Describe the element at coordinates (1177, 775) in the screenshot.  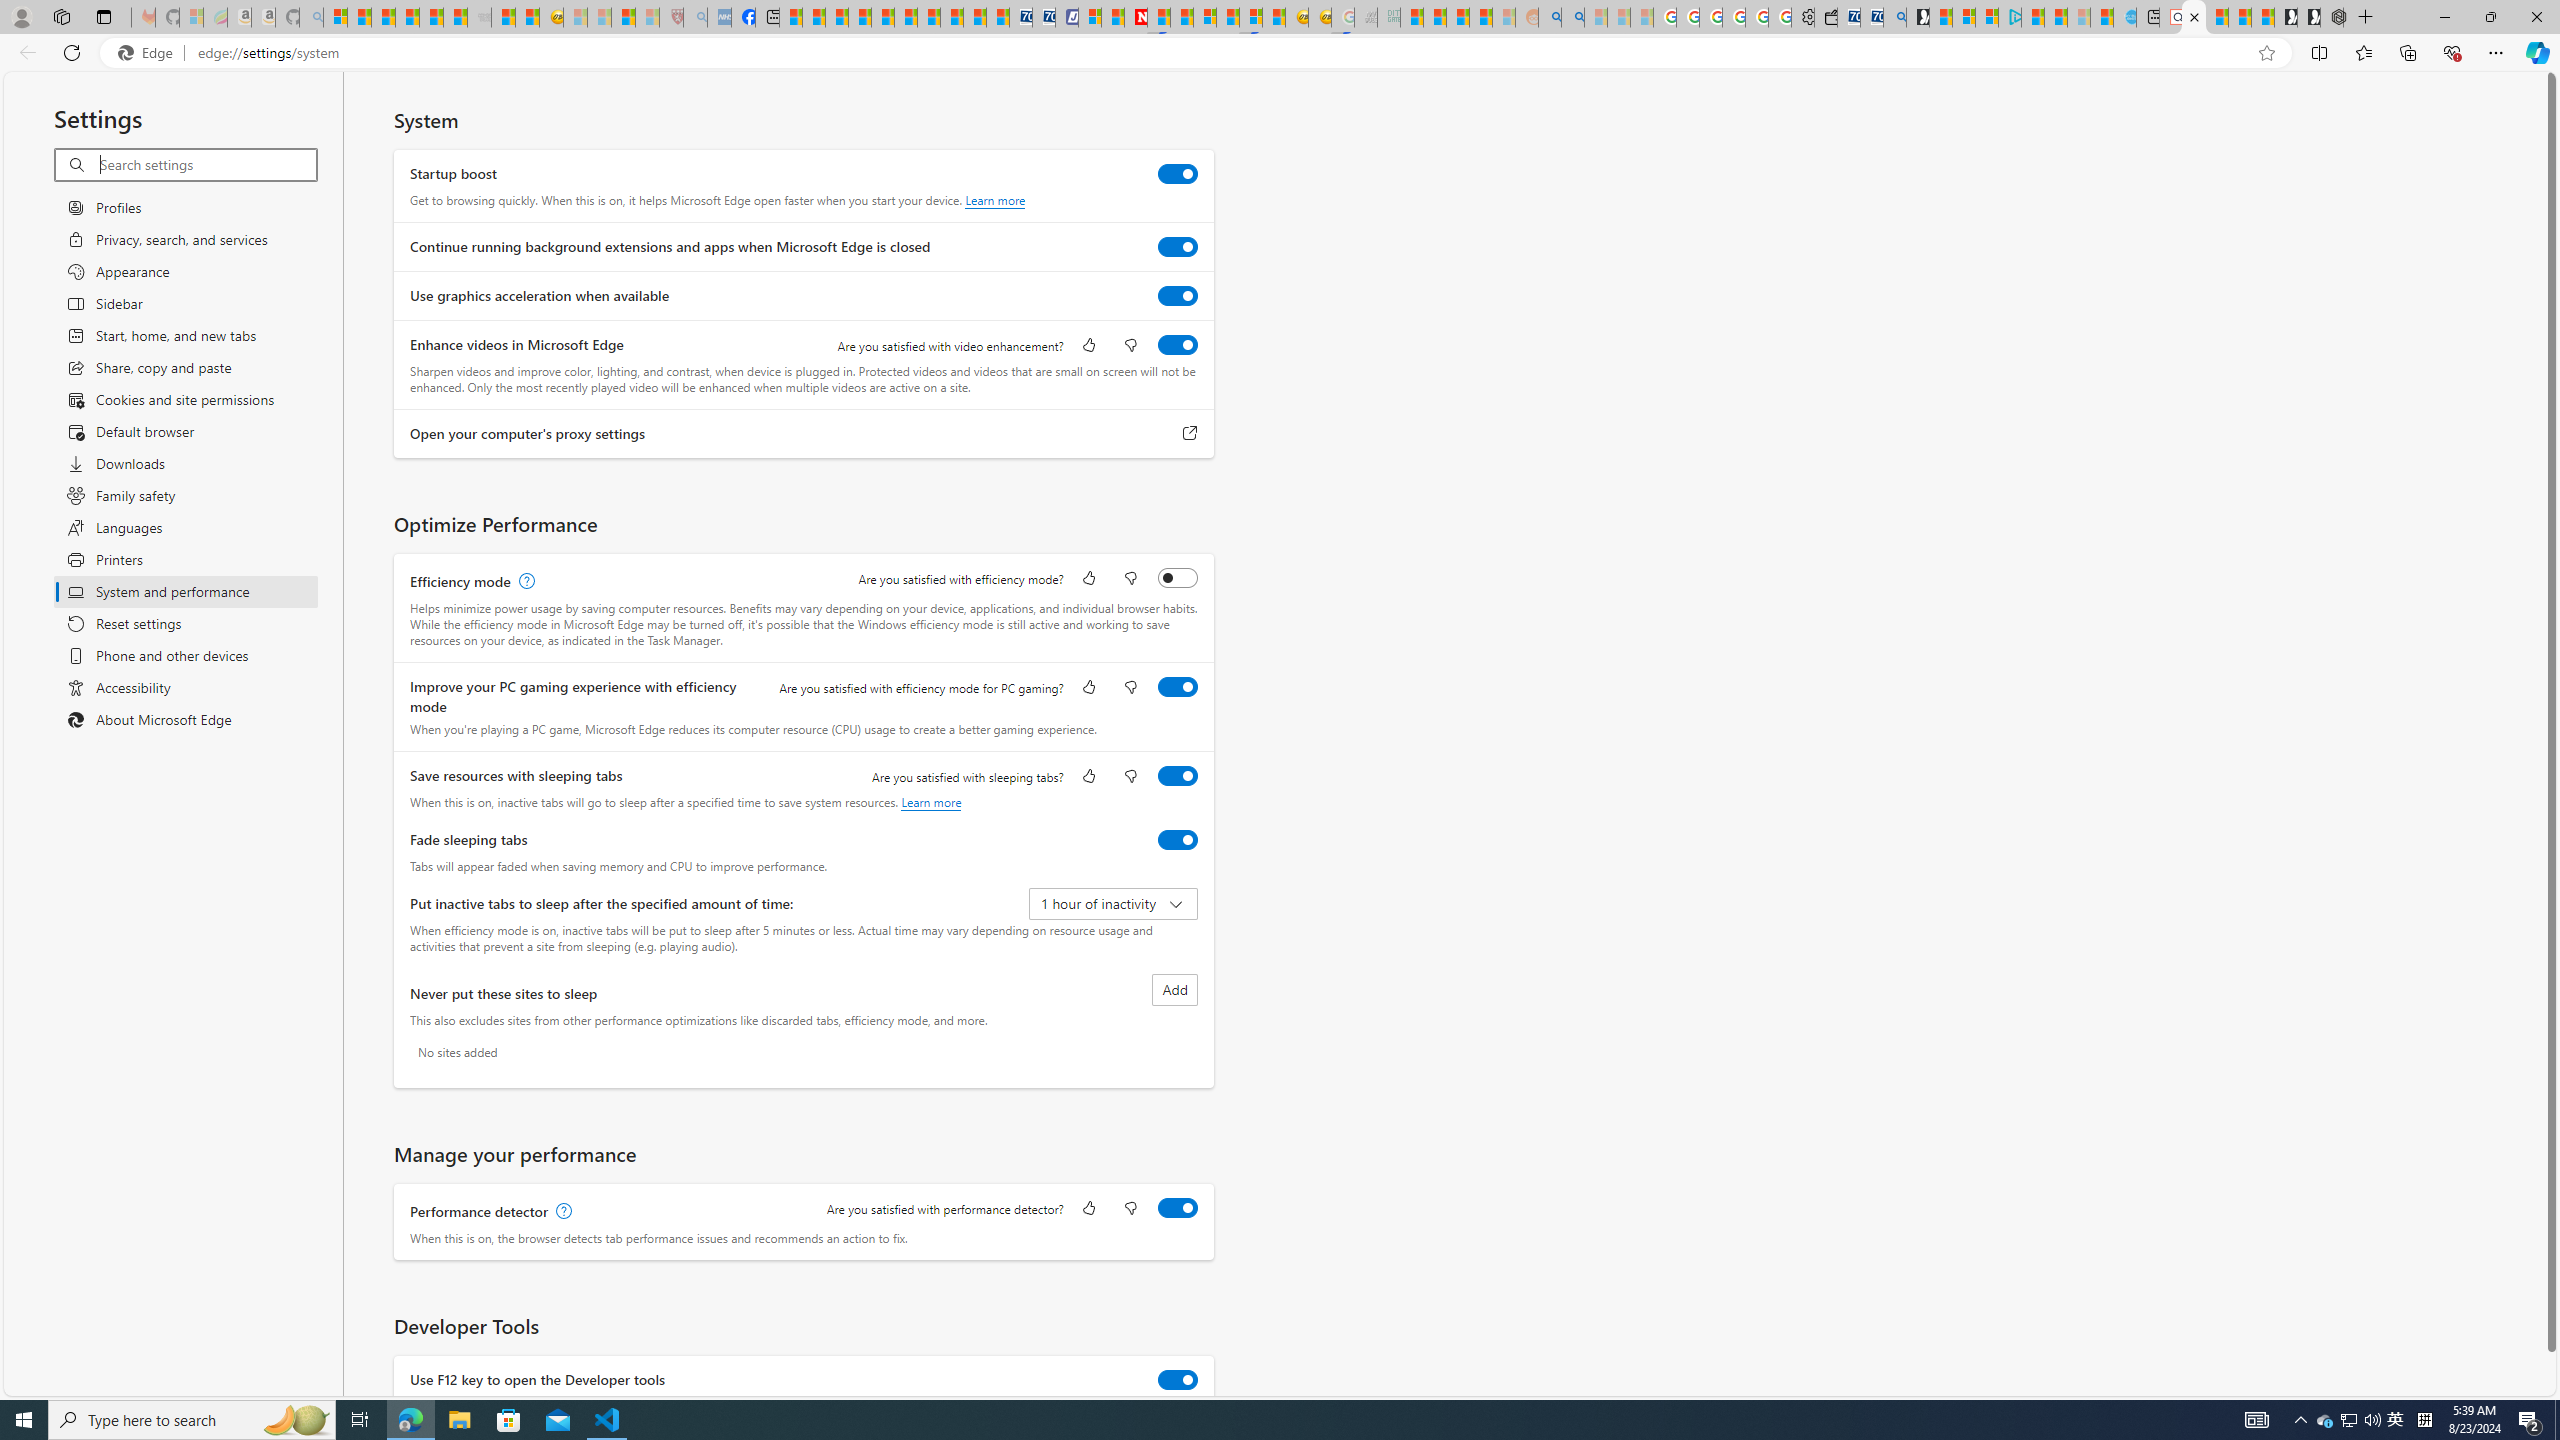
I see `'Save resources with sleeping tabs'` at that location.